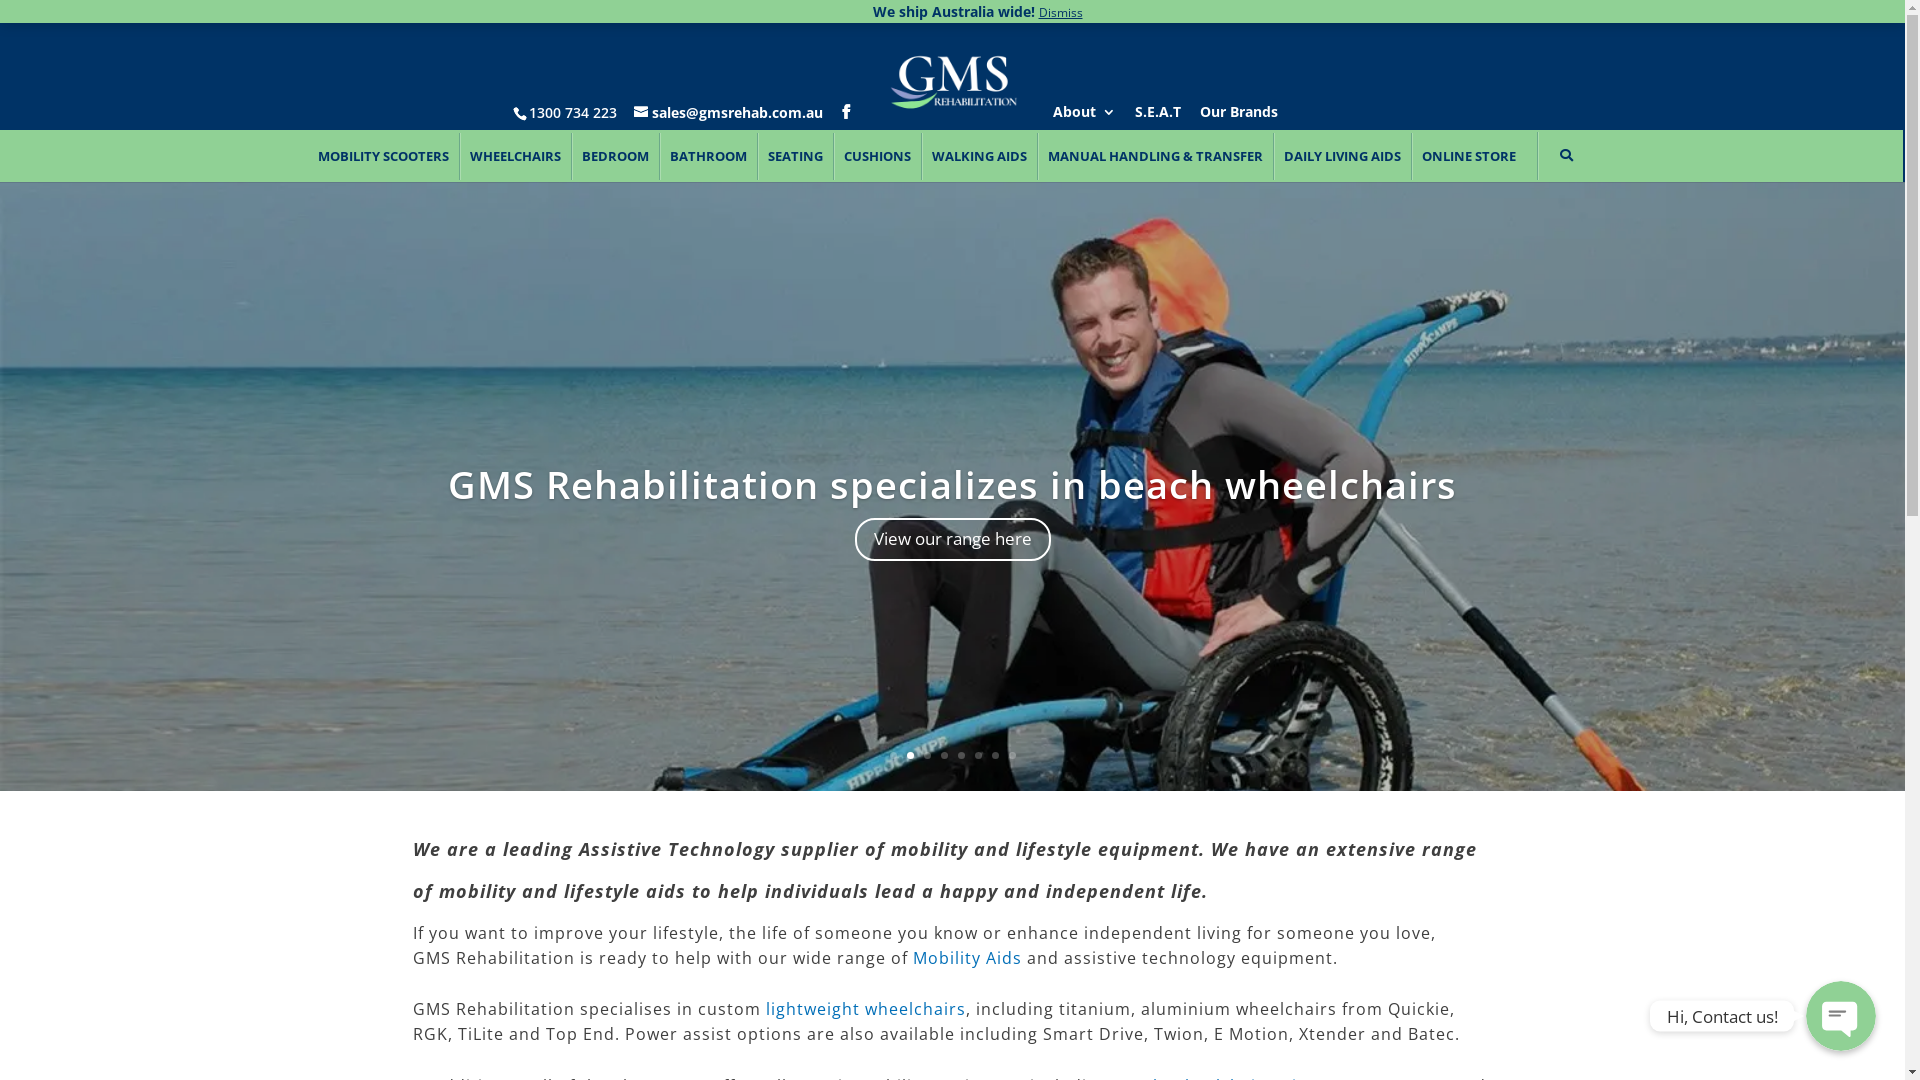 Image resolution: width=1920 pixels, height=1080 pixels. Describe the element at coordinates (979, 155) in the screenshot. I see `'WALKING AIDS'` at that location.